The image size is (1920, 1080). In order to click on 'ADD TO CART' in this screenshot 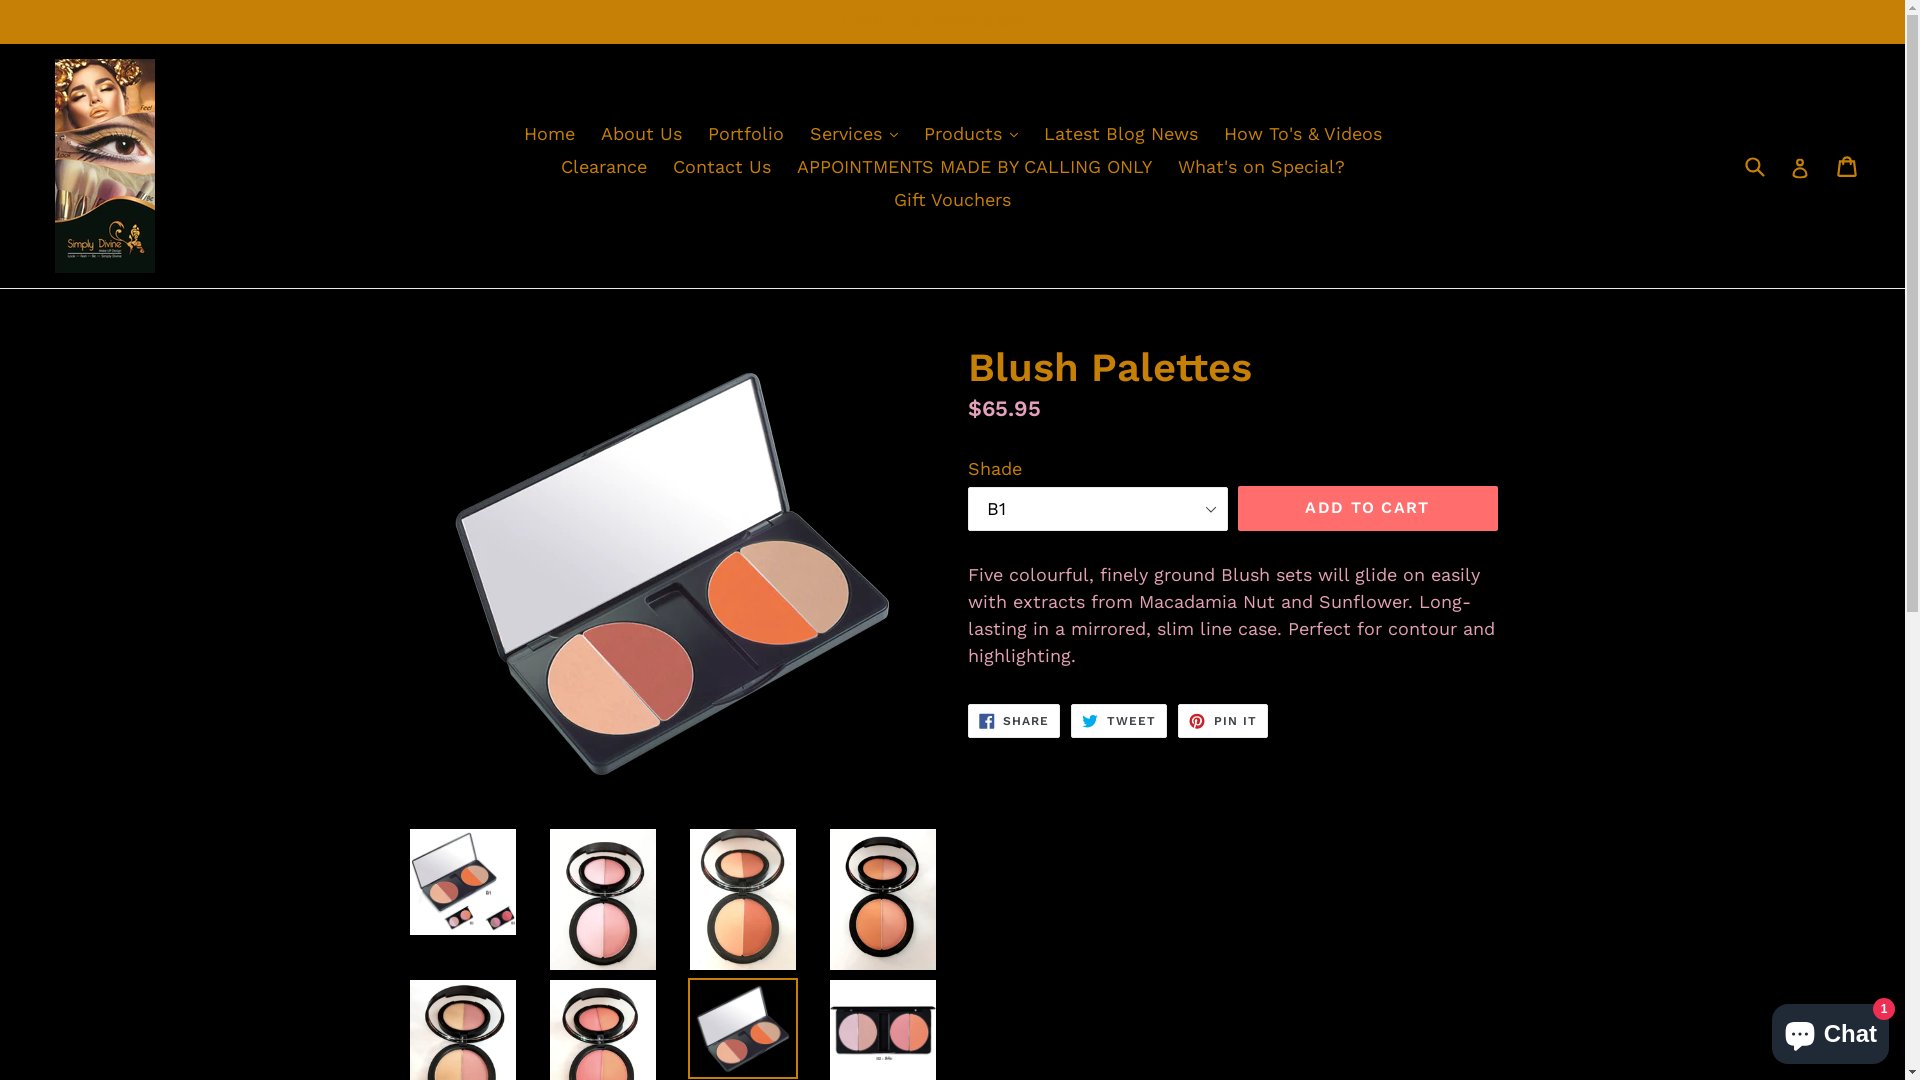, I will do `click(1367, 507)`.